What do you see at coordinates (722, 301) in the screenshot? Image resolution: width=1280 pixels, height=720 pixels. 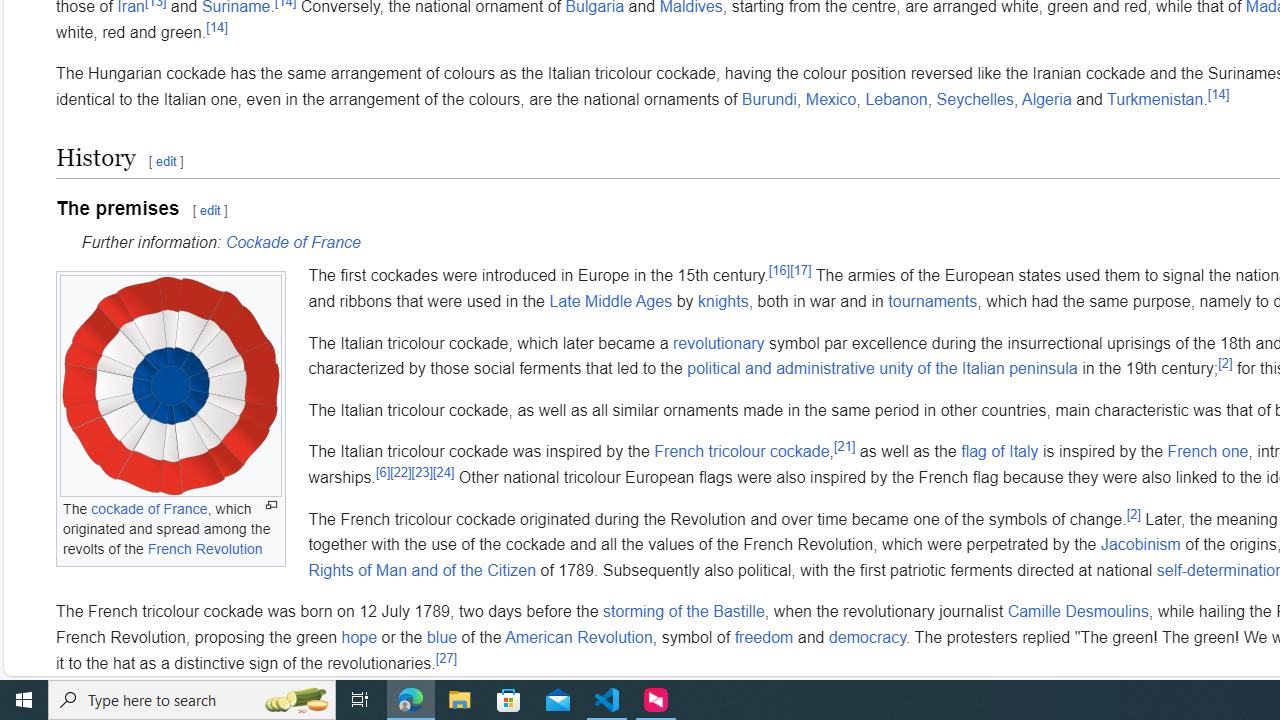 I see `'knights'` at bounding box center [722, 301].